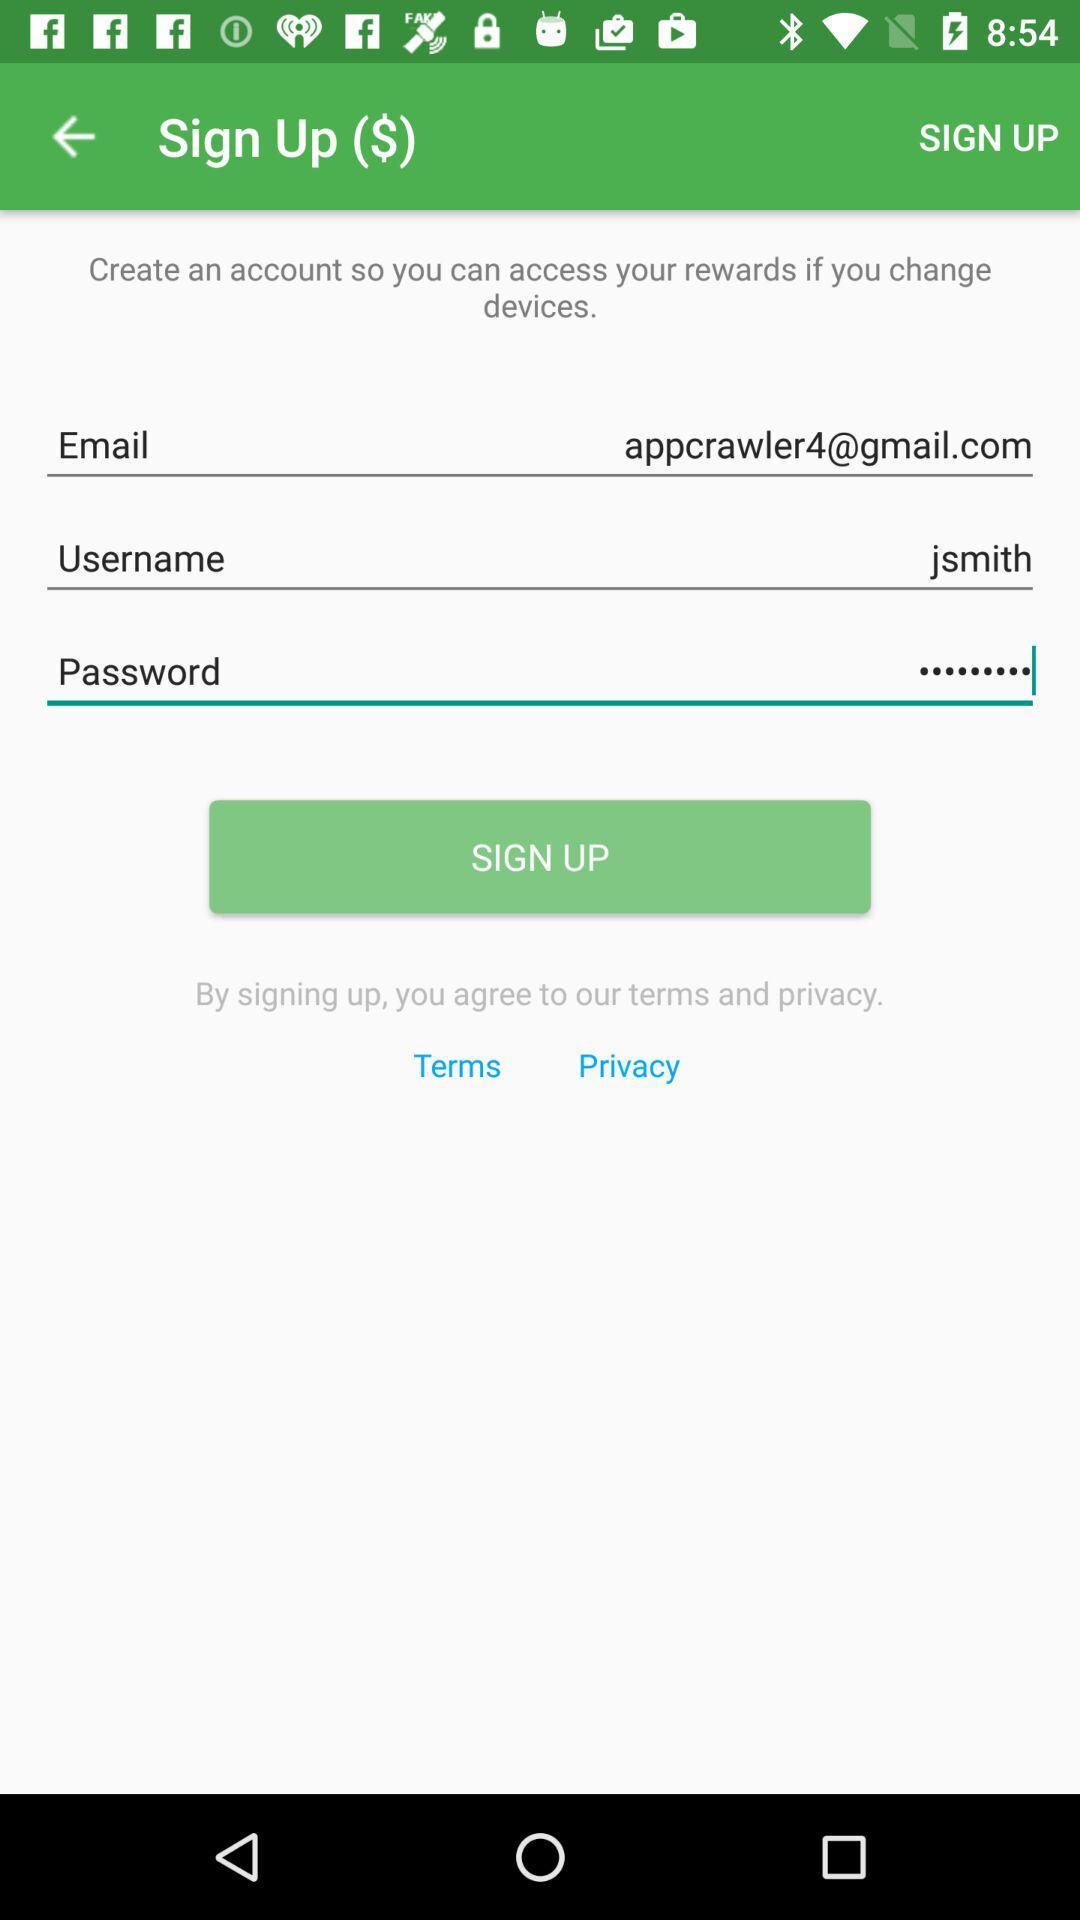 Image resolution: width=1080 pixels, height=1920 pixels. Describe the element at coordinates (540, 667) in the screenshot. I see `the crowd3116` at that location.